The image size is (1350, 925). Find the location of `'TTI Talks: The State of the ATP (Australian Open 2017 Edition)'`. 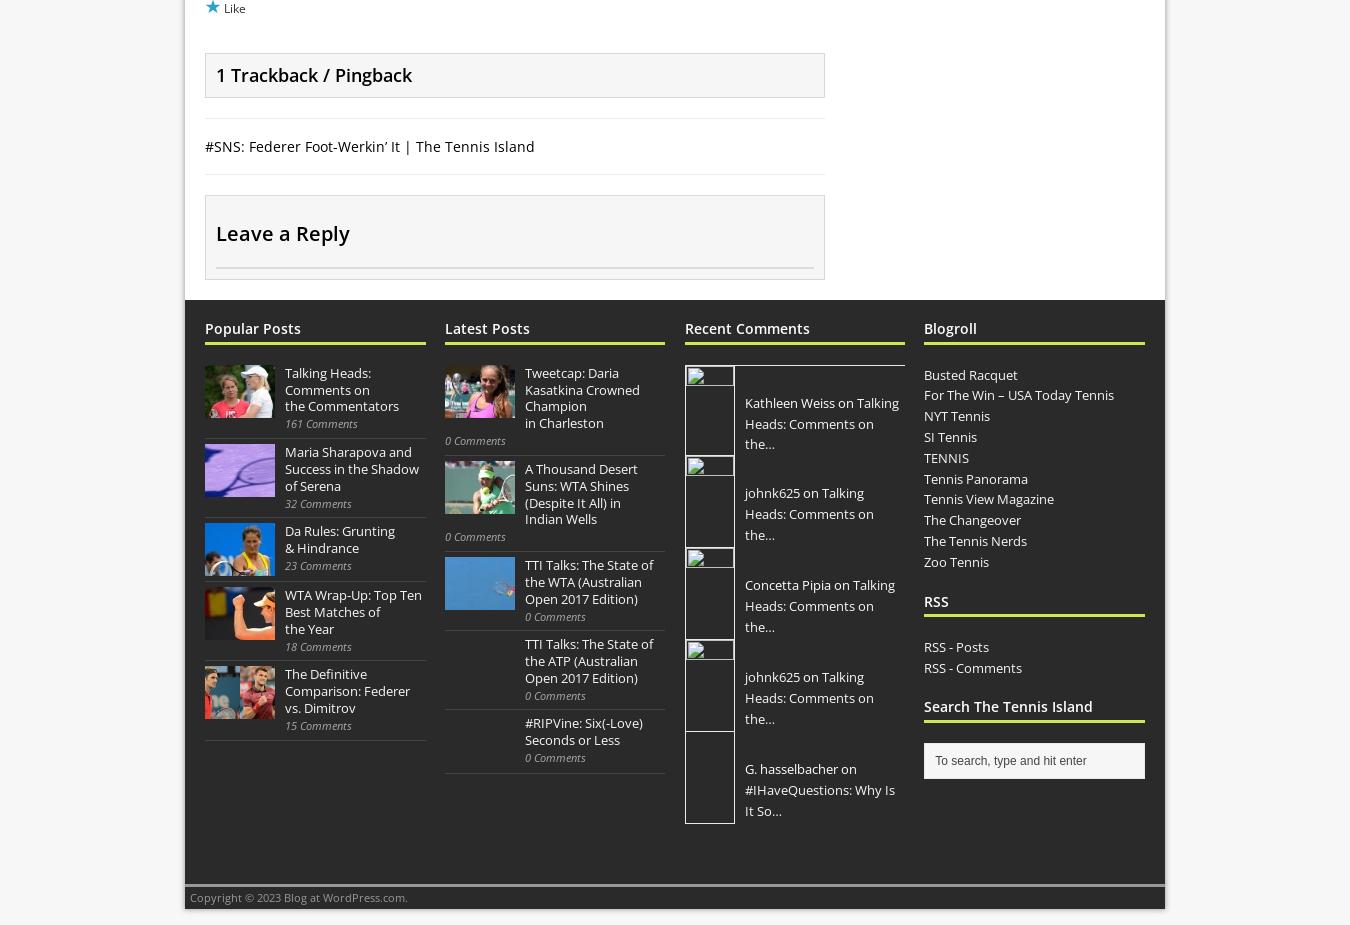

'TTI Talks: The State of the ATP (Australian Open 2017 Edition)' is located at coordinates (588, 661).